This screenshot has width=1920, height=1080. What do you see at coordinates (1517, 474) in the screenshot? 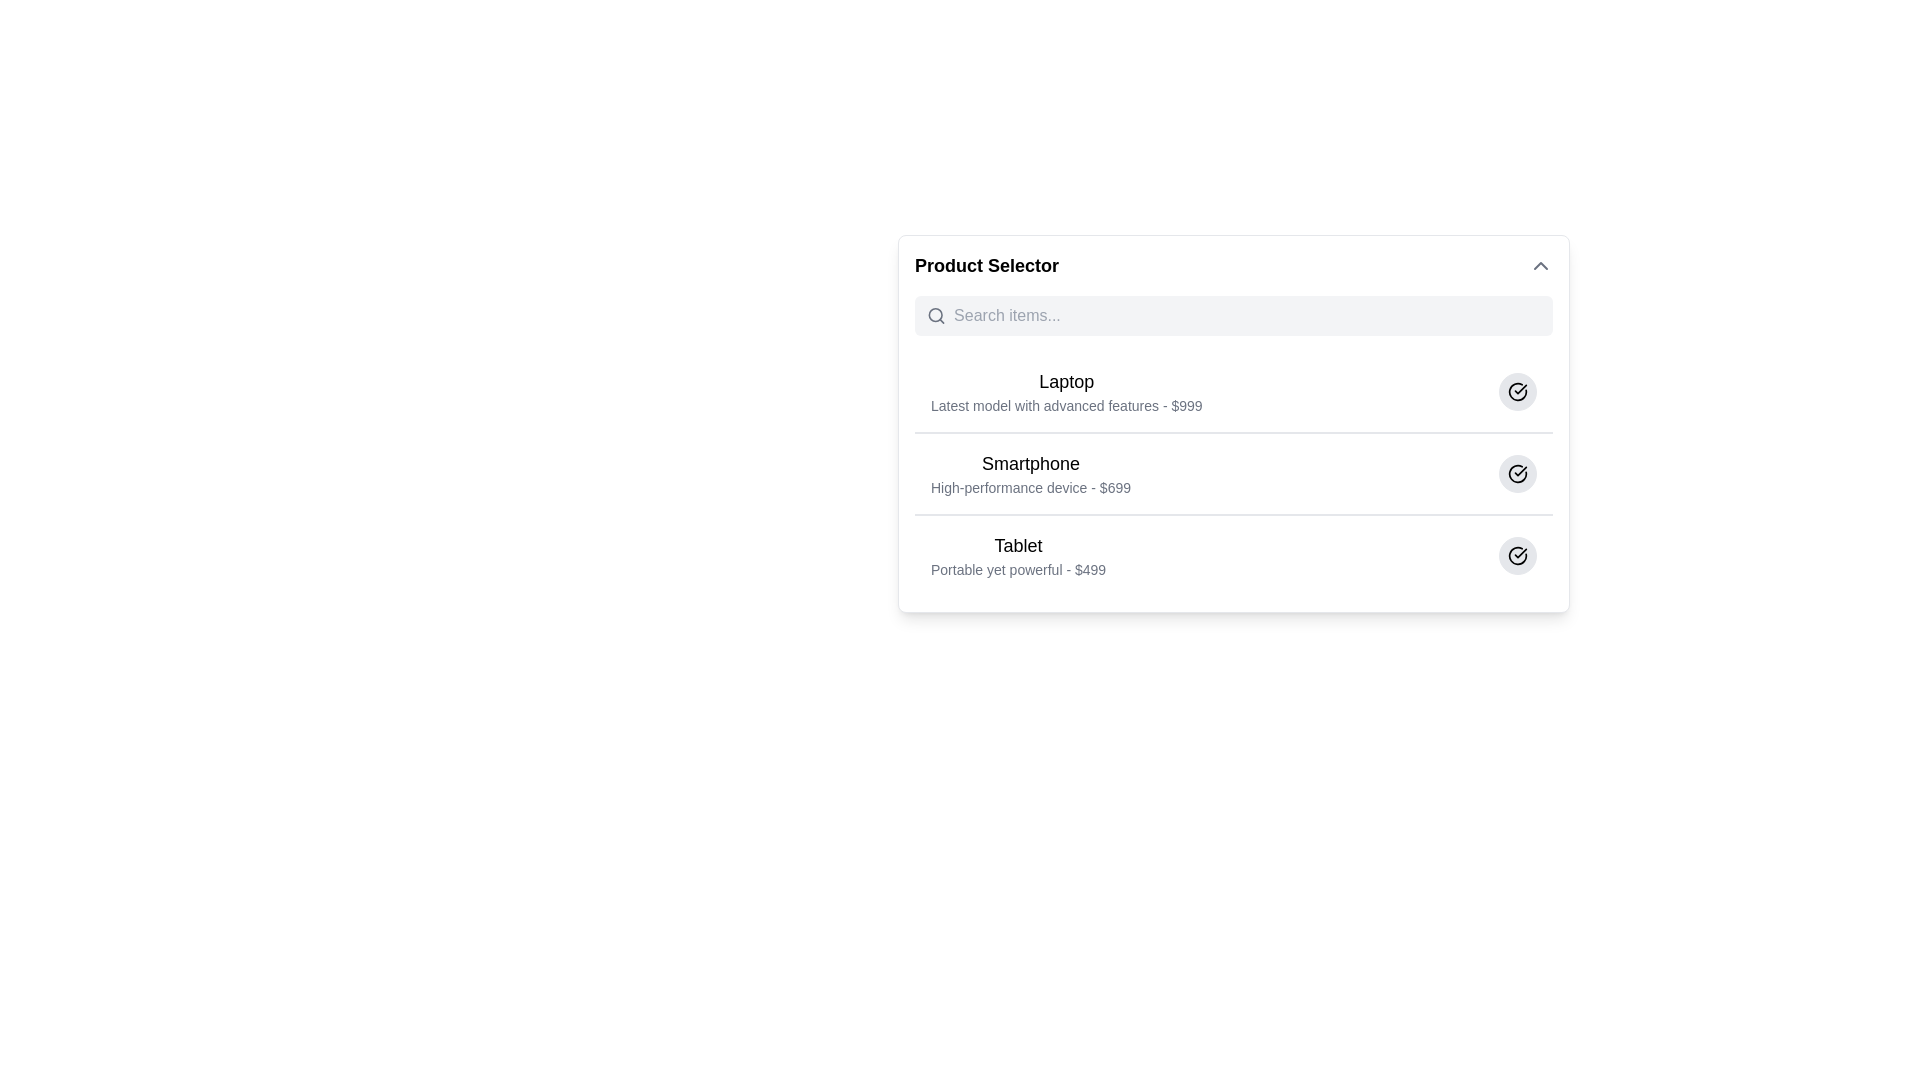
I see `the Icon button located` at bounding box center [1517, 474].